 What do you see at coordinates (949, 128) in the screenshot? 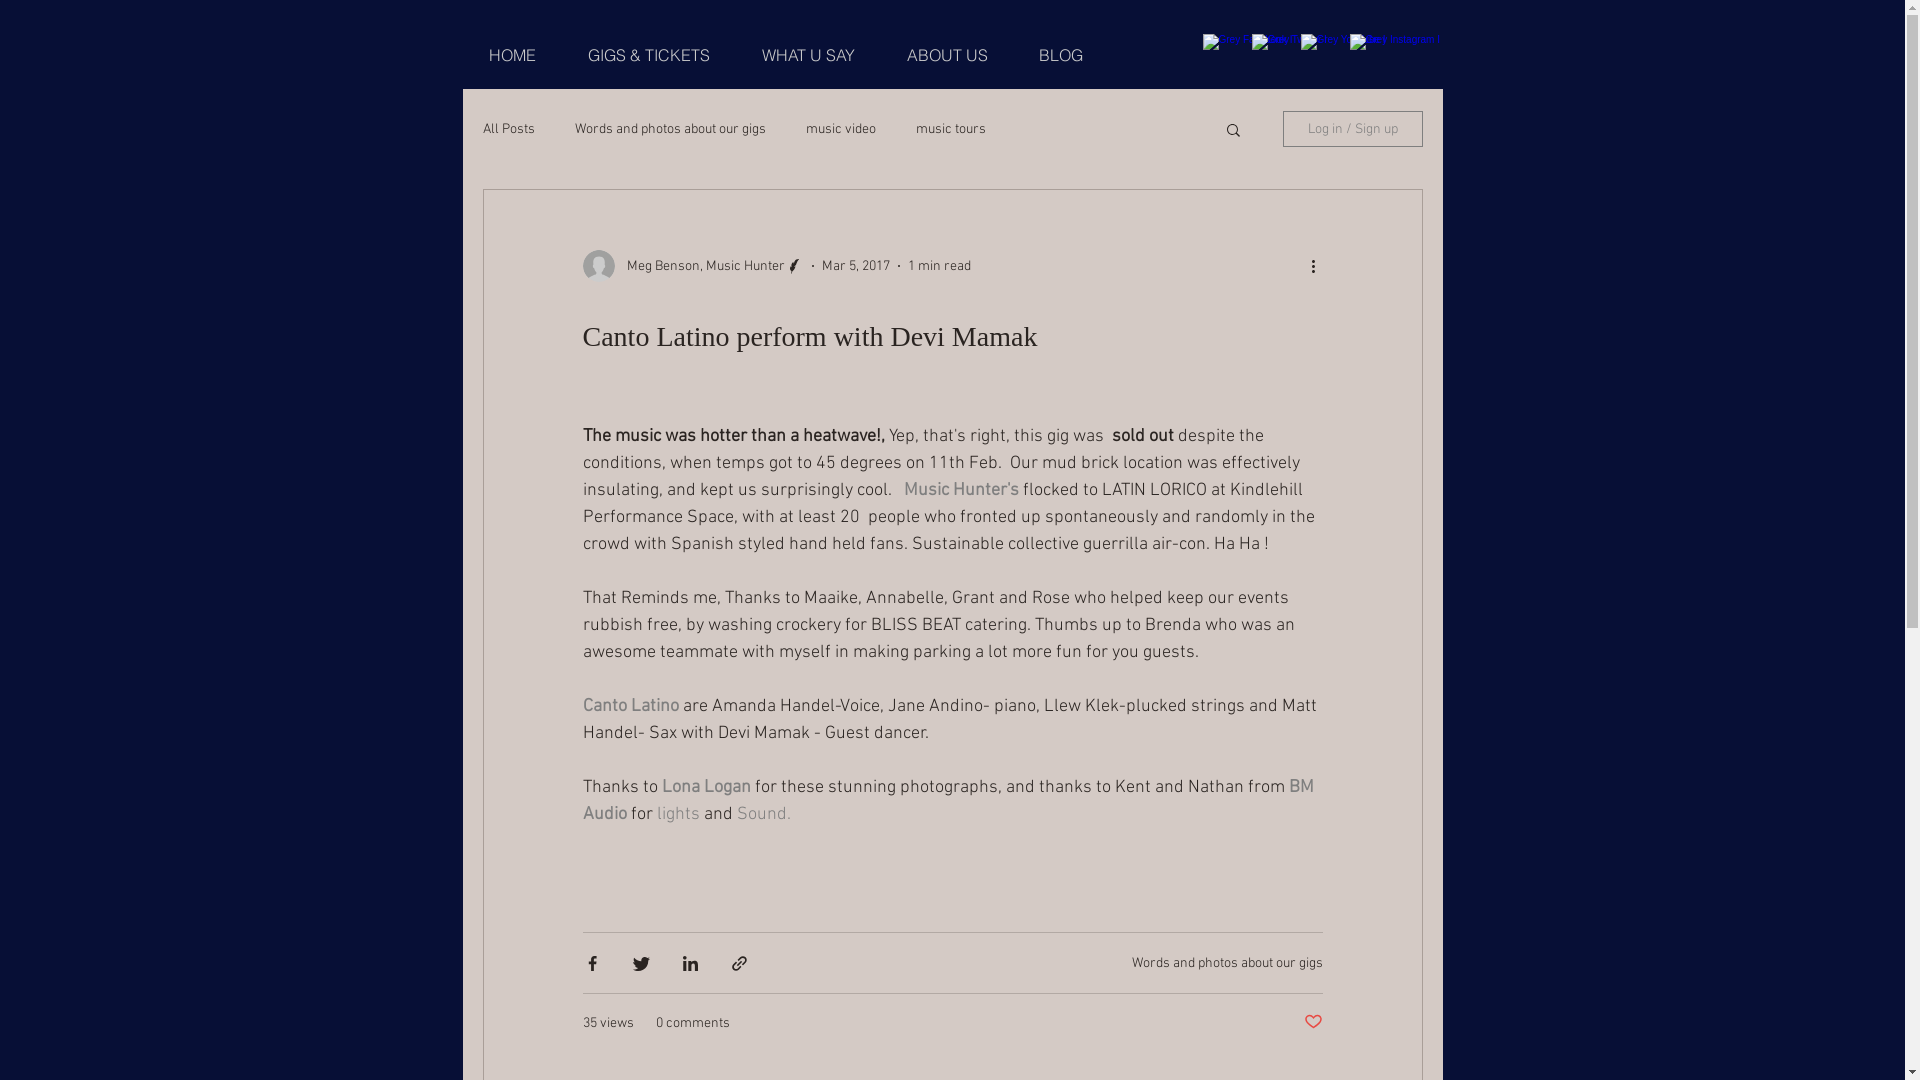
I see `'music tours'` at bounding box center [949, 128].